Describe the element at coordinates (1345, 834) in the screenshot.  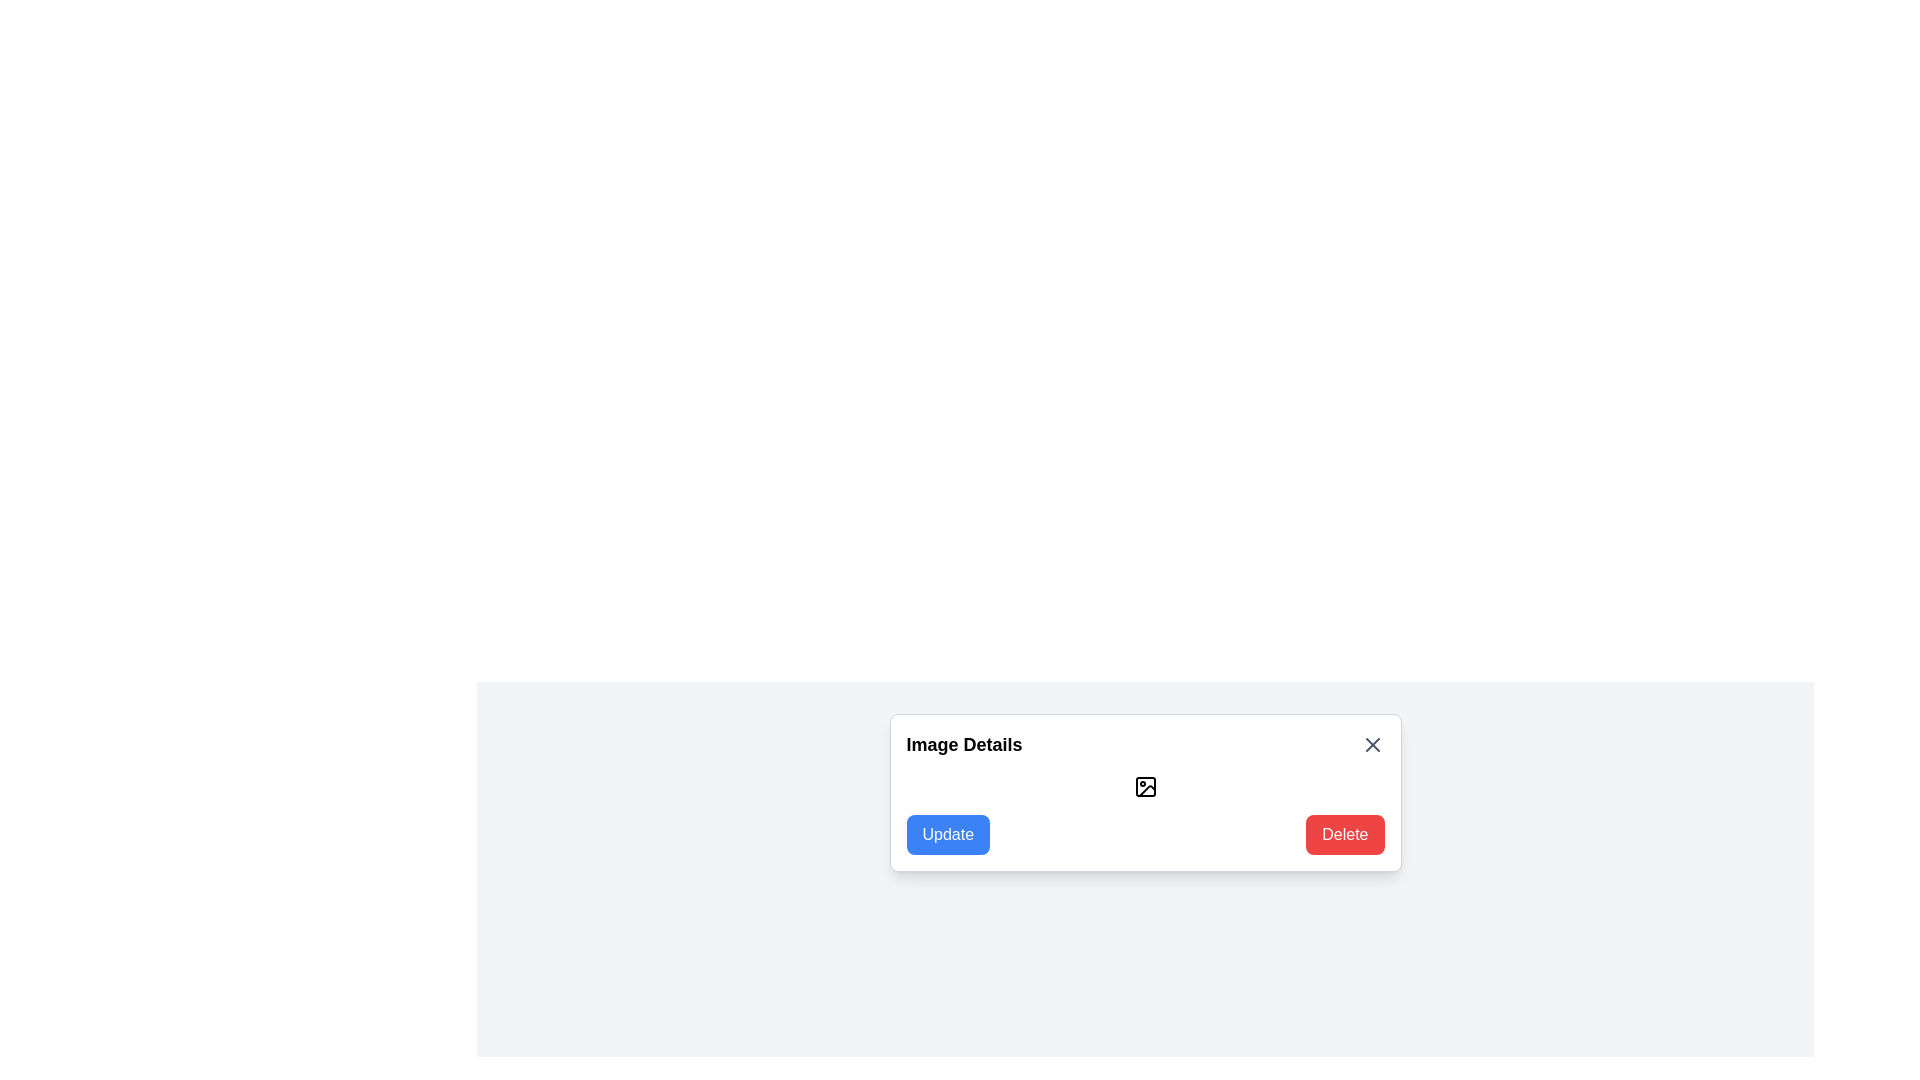
I see `the delete button located in the bottom-right corner of the 'Image Details' popup` at that location.